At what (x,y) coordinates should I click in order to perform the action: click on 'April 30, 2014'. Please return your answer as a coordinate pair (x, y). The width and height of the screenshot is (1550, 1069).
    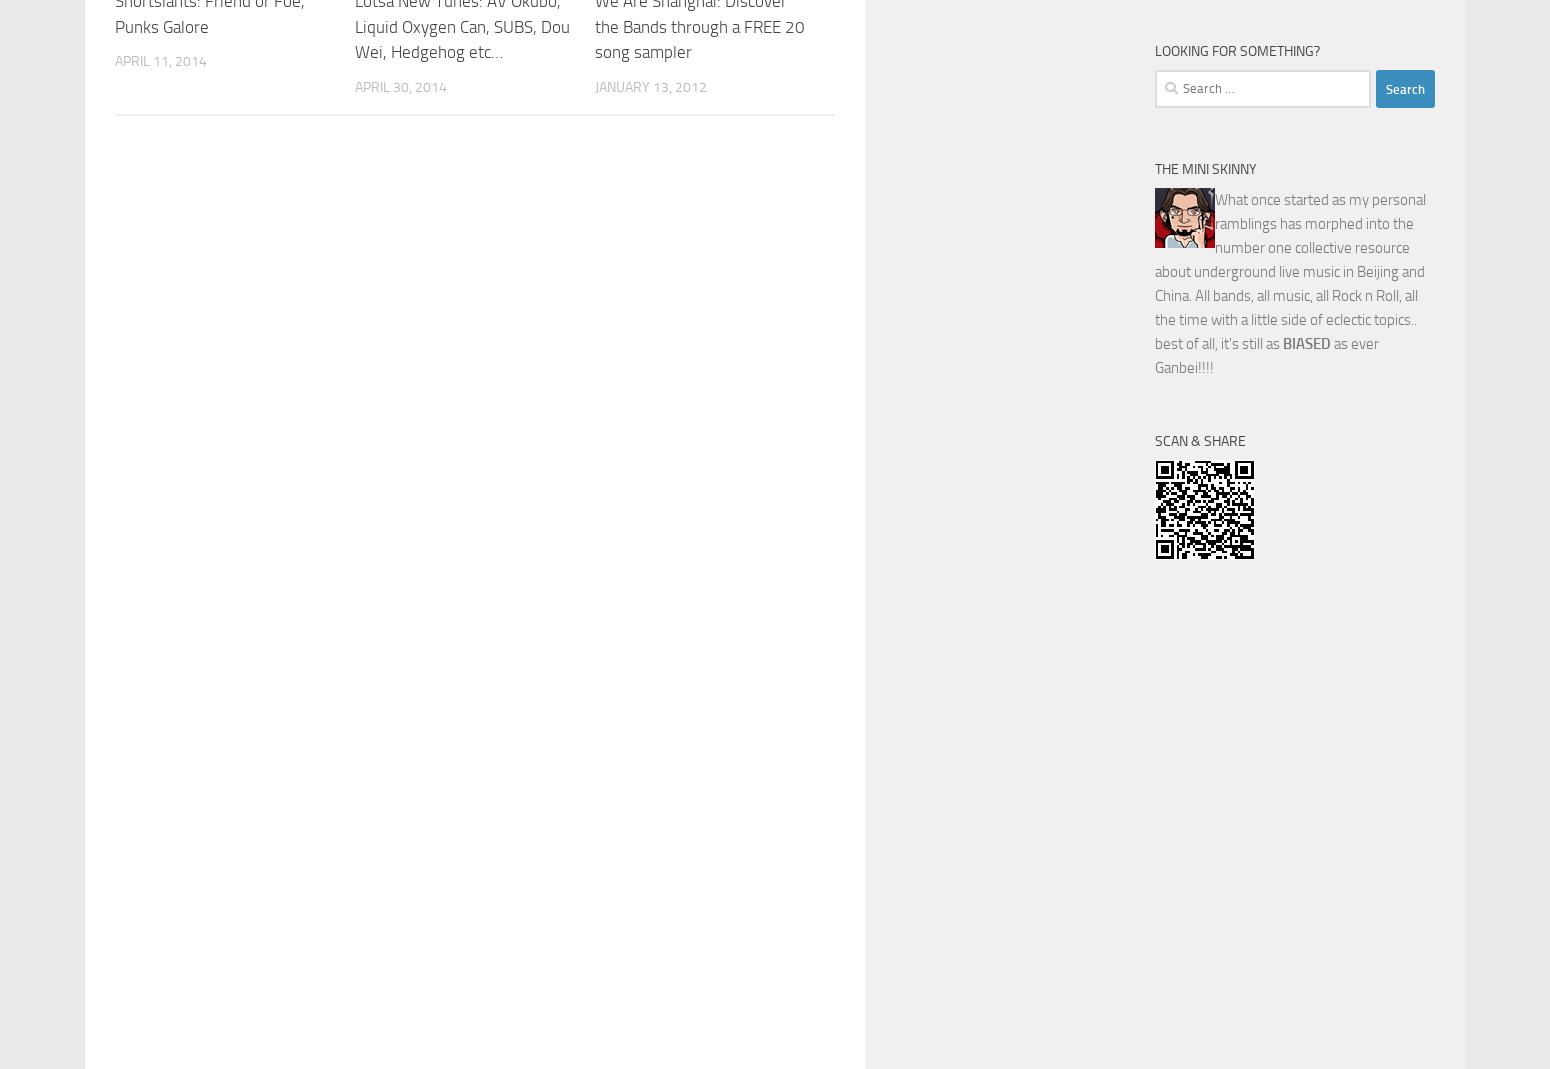
    Looking at the image, I should click on (400, 85).